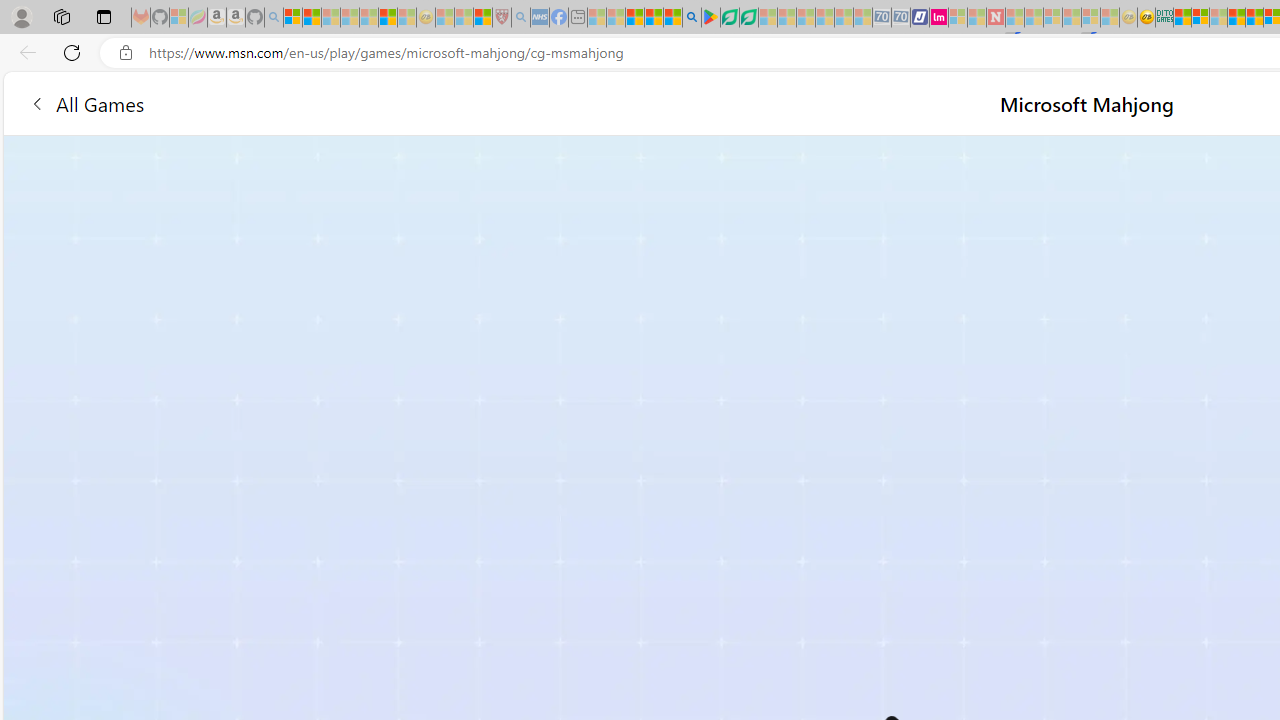 The width and height of the screenshot is (1280, 720). I want to click on 'Kinda Frugal - MSN', so click(1253, 17).